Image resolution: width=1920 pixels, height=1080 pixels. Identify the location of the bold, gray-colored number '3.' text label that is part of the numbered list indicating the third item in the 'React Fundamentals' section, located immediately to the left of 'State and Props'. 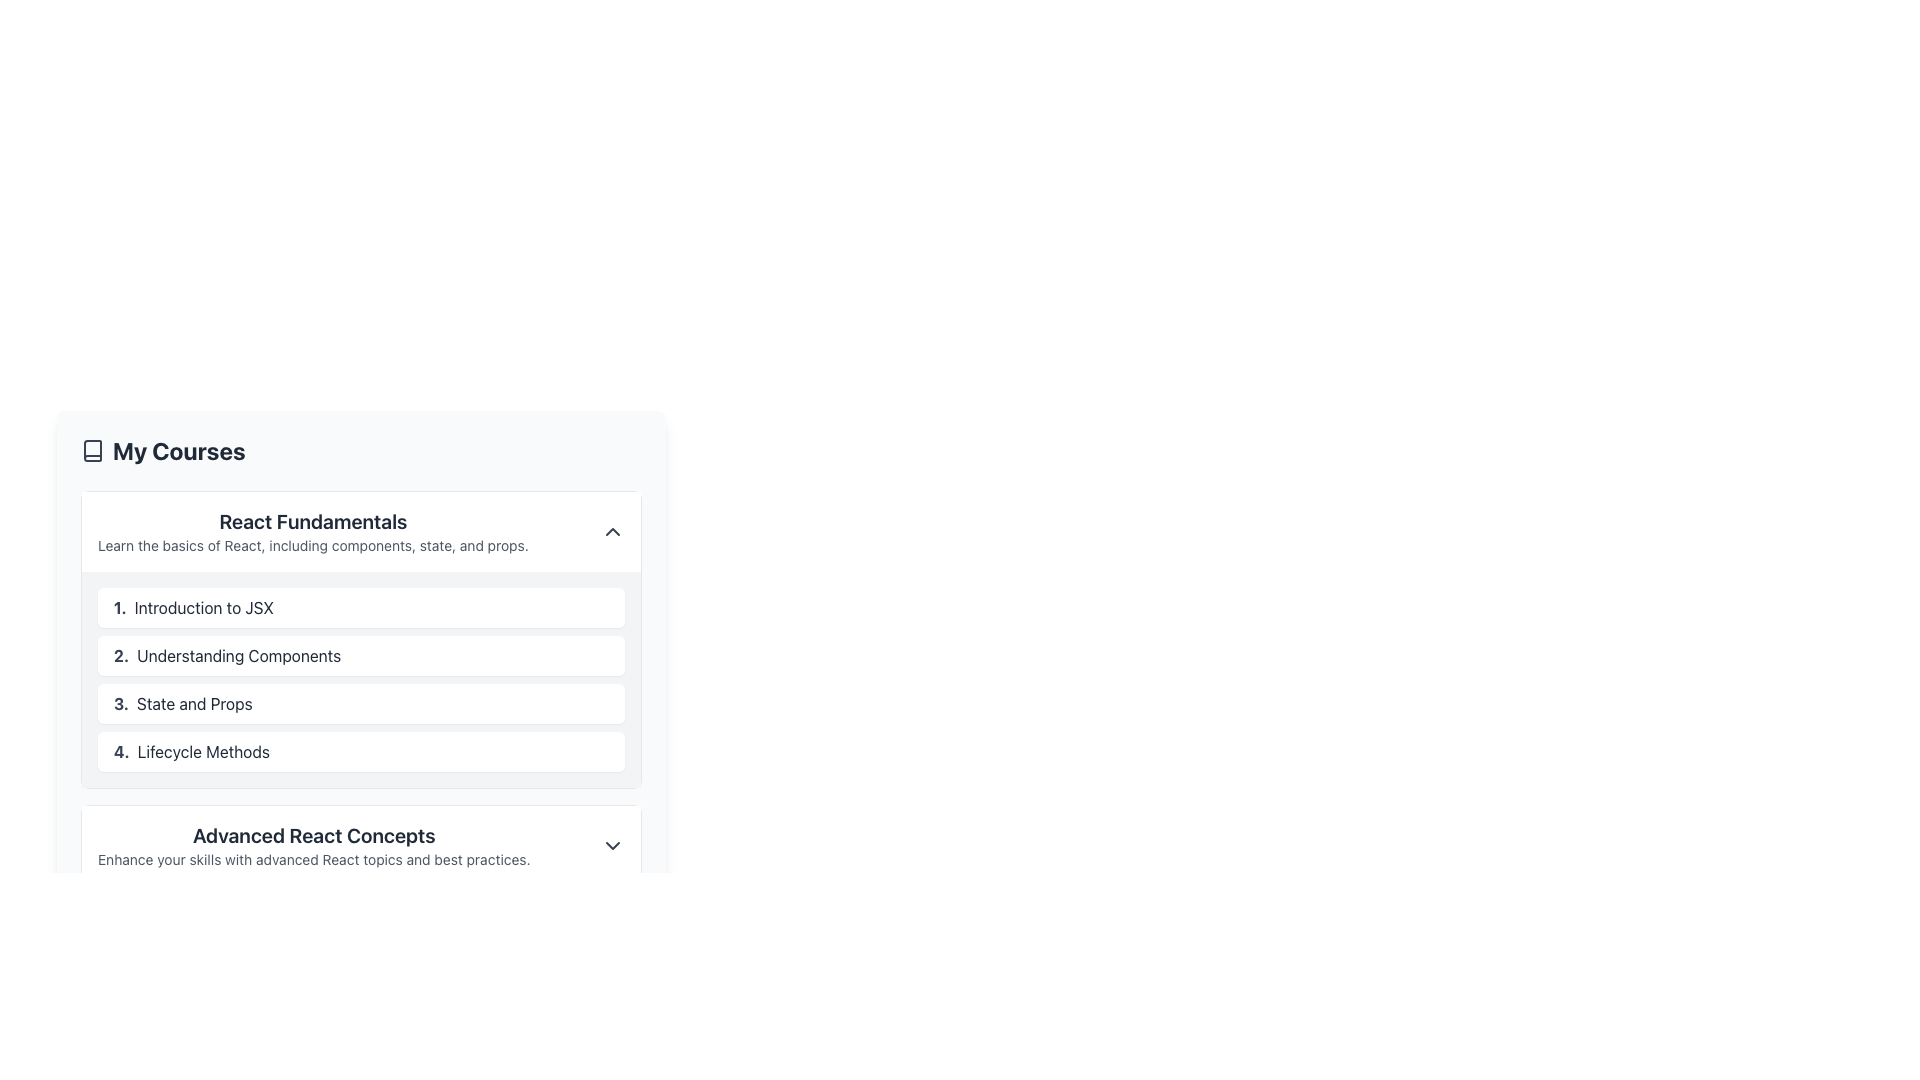
(120, 703).